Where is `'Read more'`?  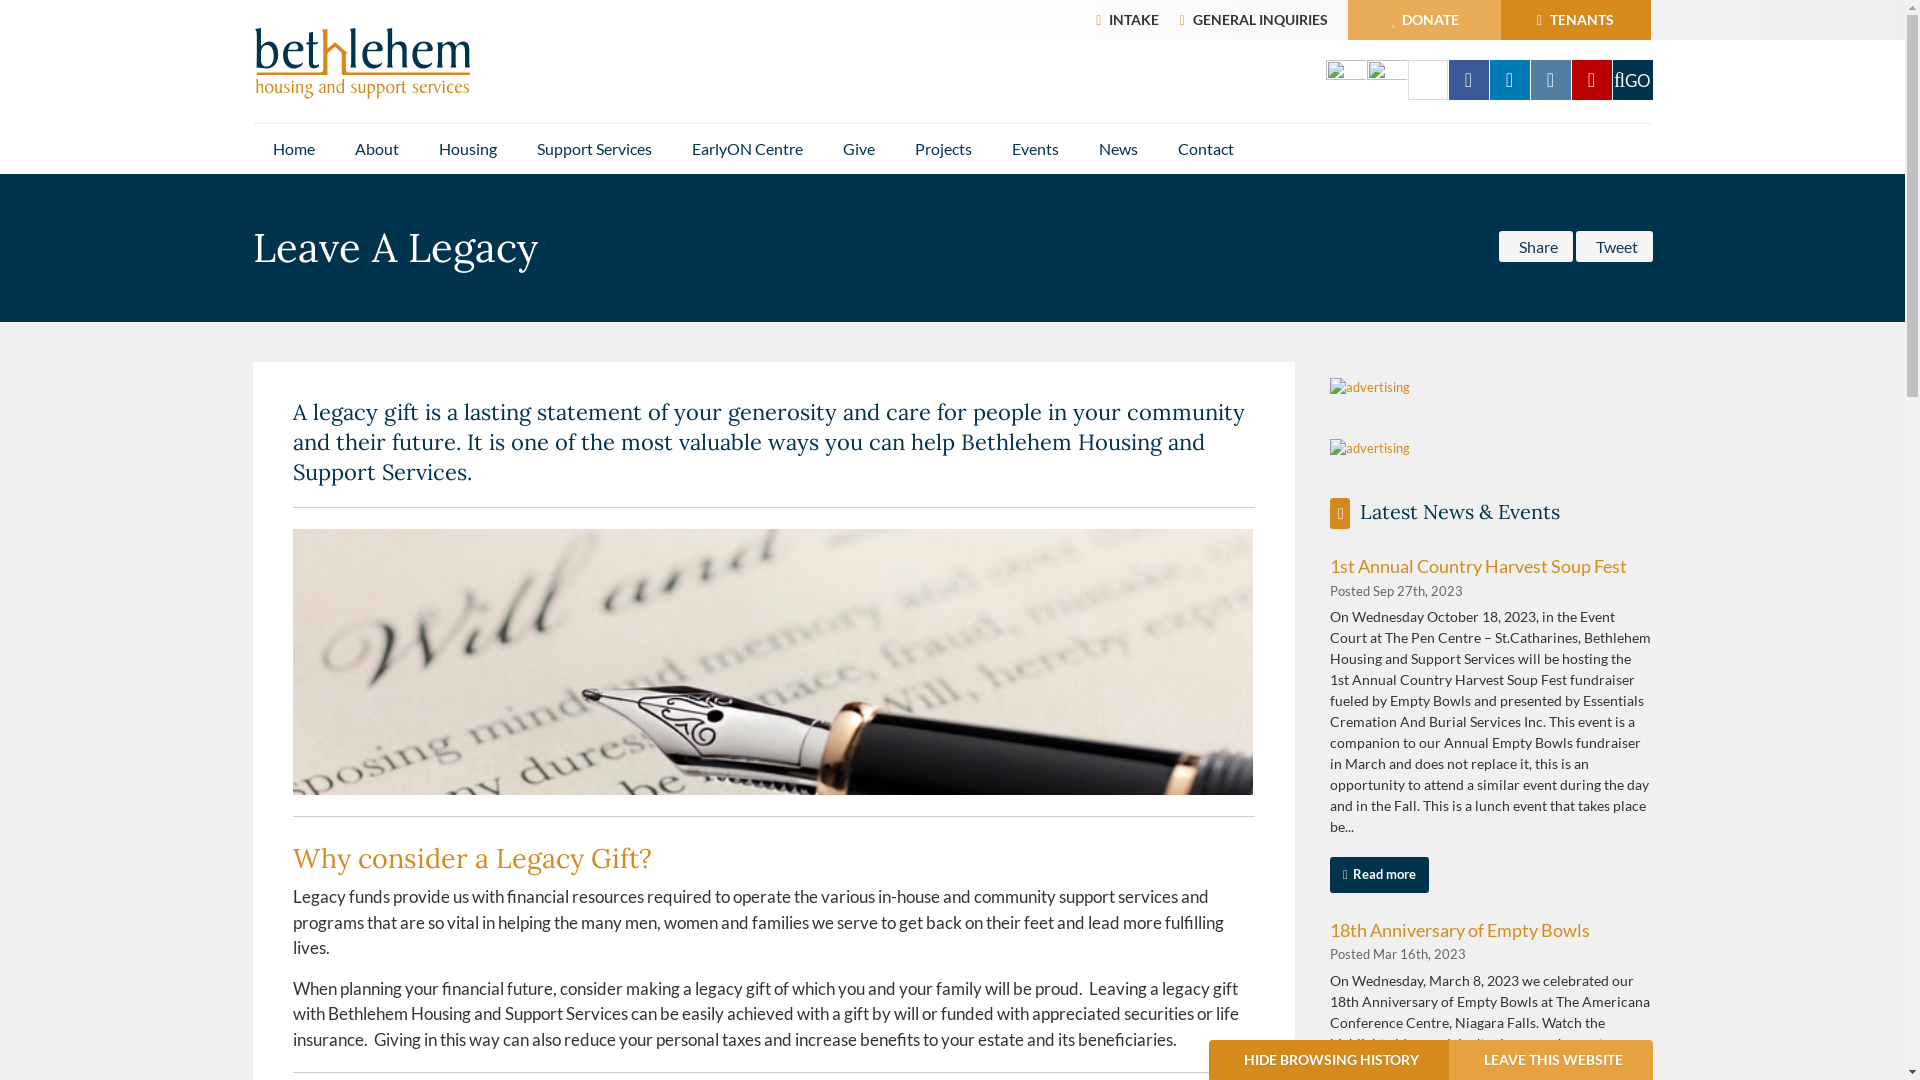
'Read more' is located at coordinates (1378, 874).